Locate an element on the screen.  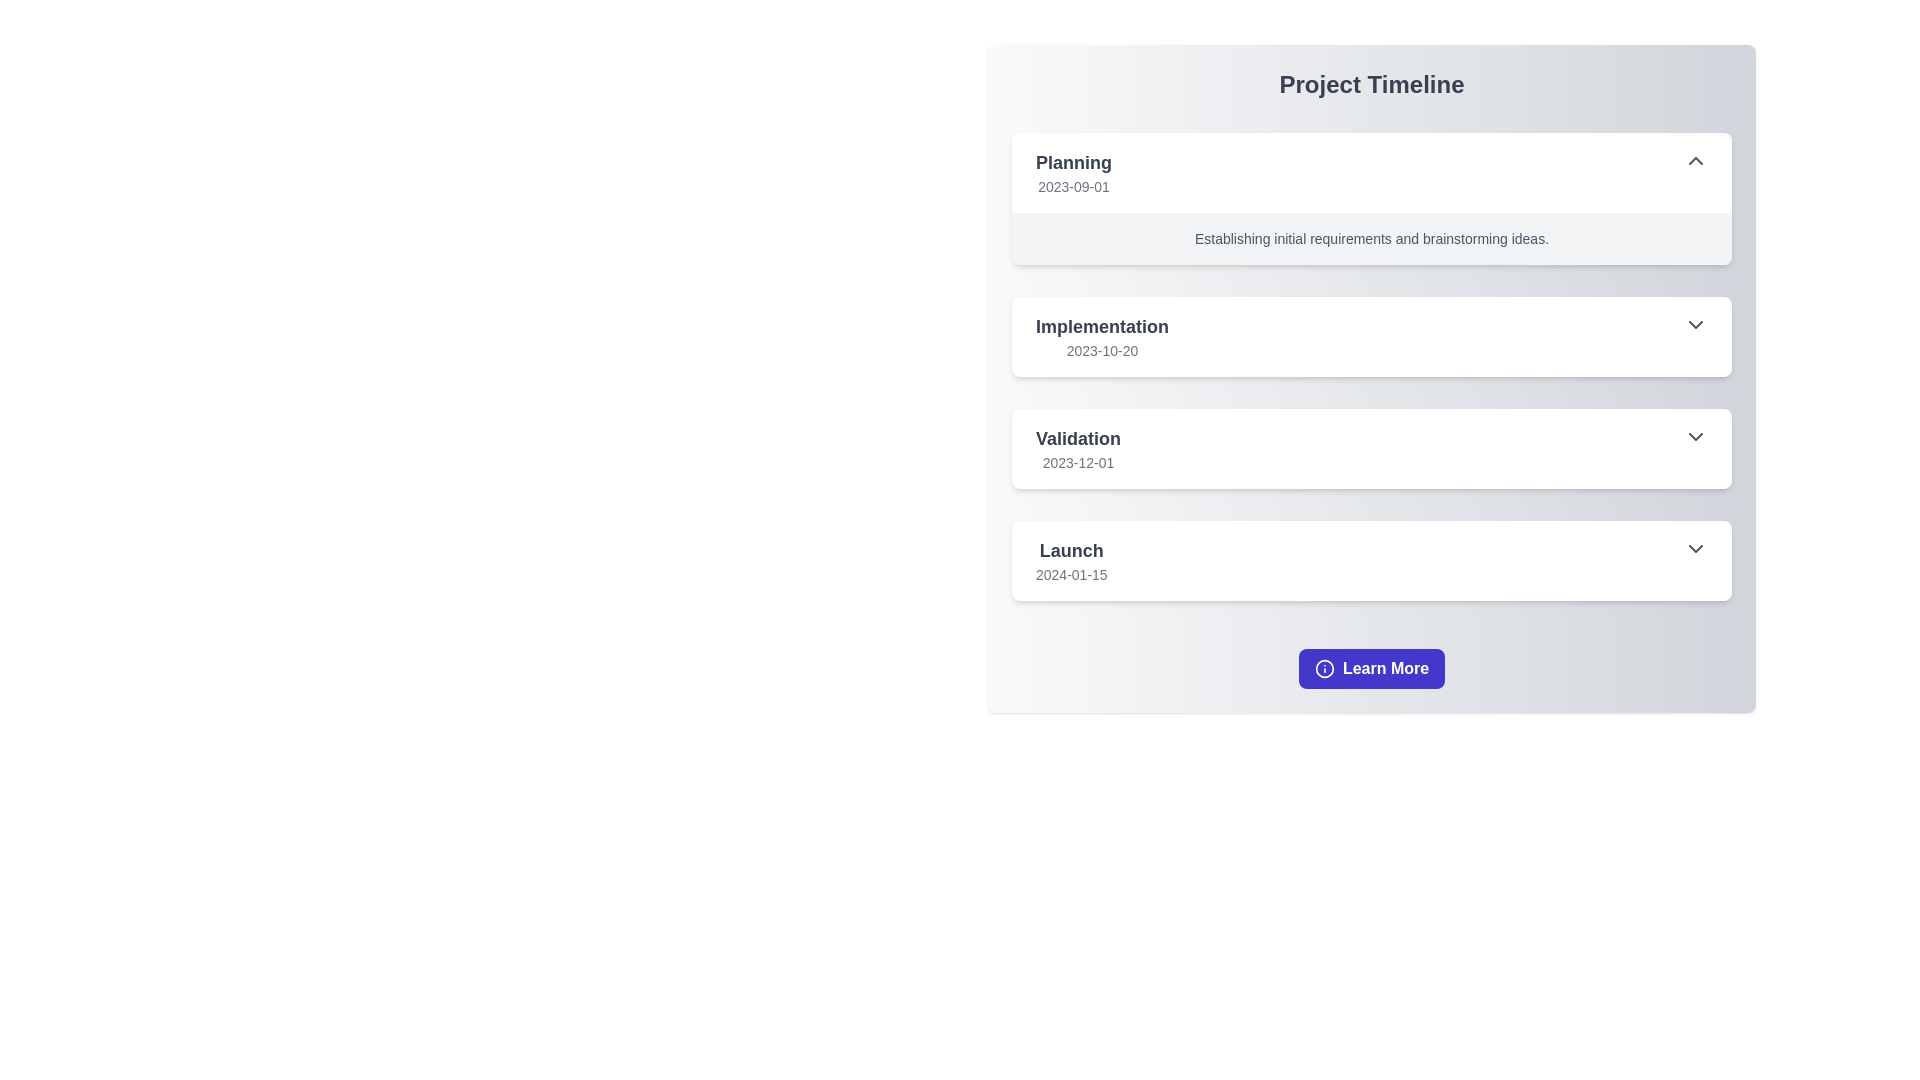
the descriptive text element that provides information about the 'Planning' phase in the timeline, located below the 'Project Timeline' header is located at coordinates (1371, 238).